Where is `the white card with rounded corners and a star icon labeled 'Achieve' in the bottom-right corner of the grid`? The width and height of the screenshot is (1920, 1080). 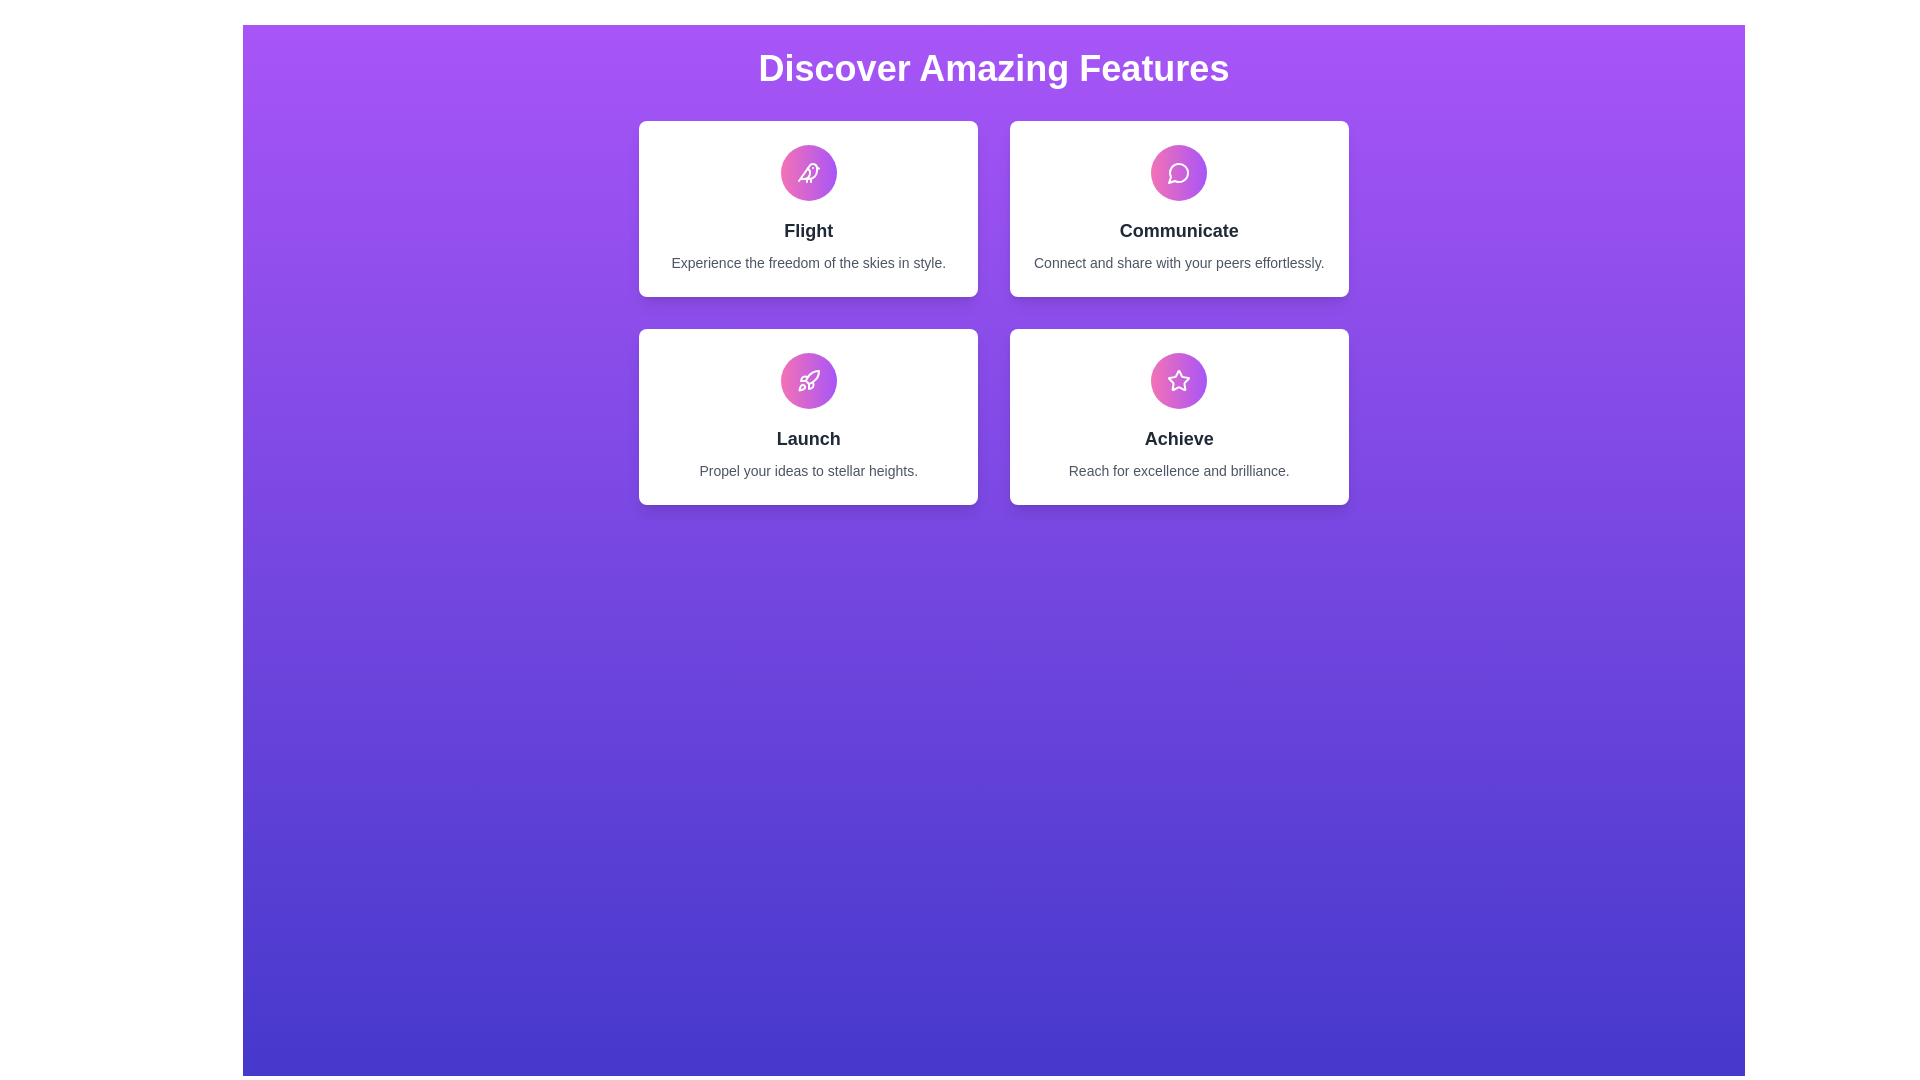 the white card with rounded corners and a star icon labeled 'Achieve' in the bottom-right corner of the grid is located at coordinates (1179, 415).